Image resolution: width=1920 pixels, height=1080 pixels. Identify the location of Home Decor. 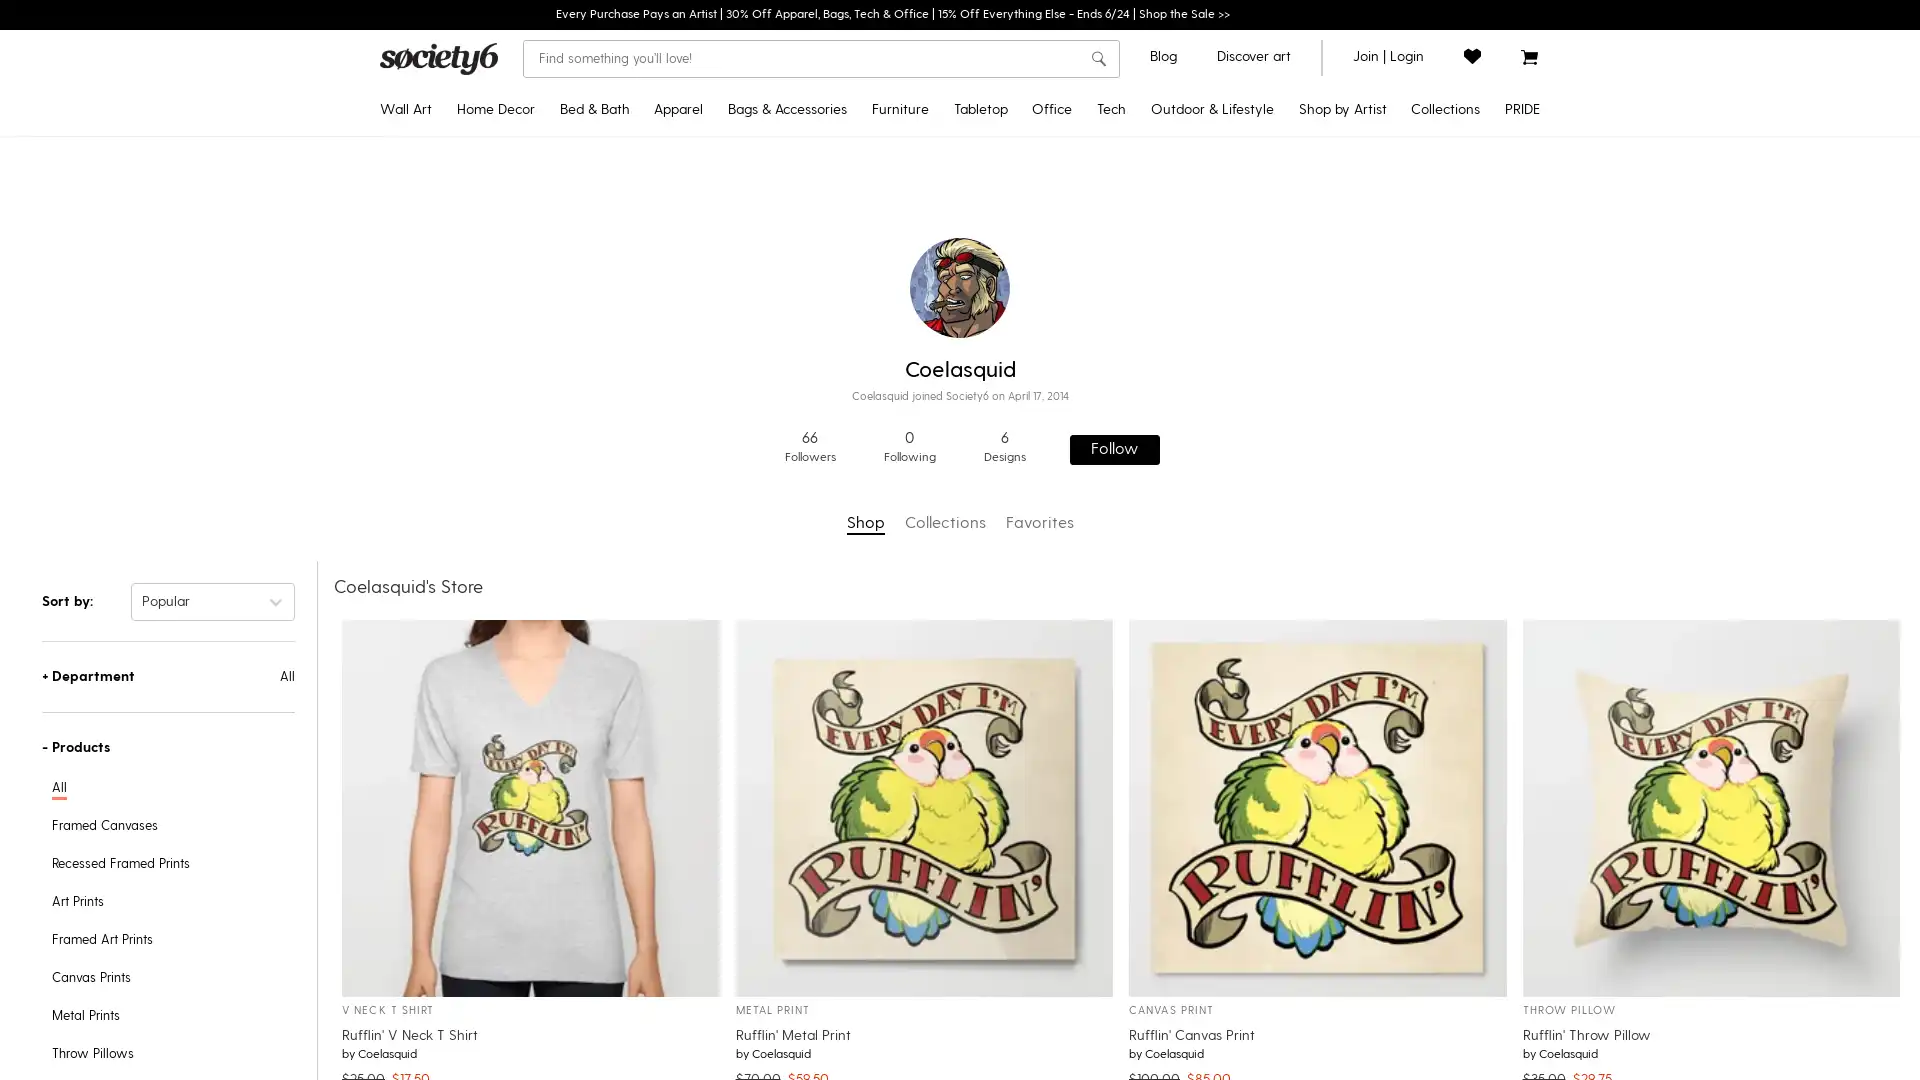
(494, 110).